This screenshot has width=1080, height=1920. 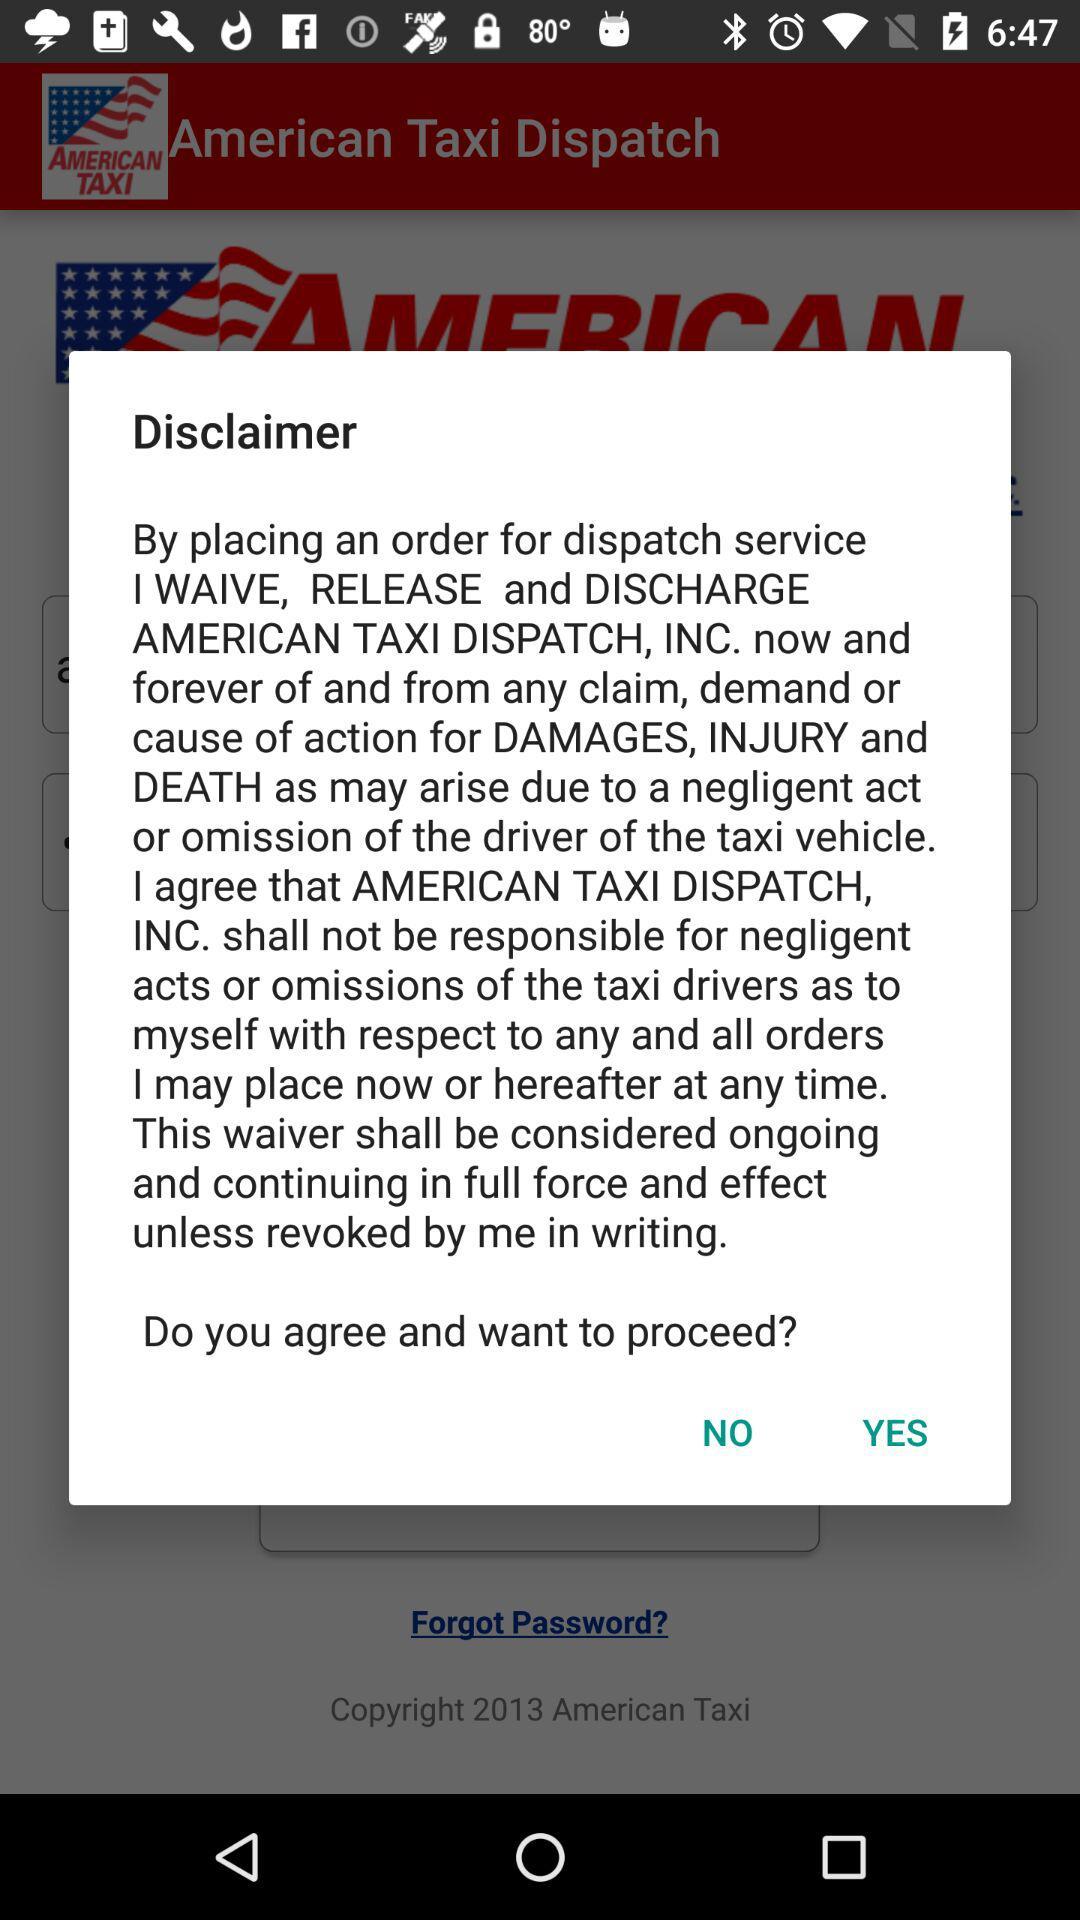 What do you see at coordinates (894, 1430) in the screenshot?
I see `yes icon` at bounding box center [894, 1430].